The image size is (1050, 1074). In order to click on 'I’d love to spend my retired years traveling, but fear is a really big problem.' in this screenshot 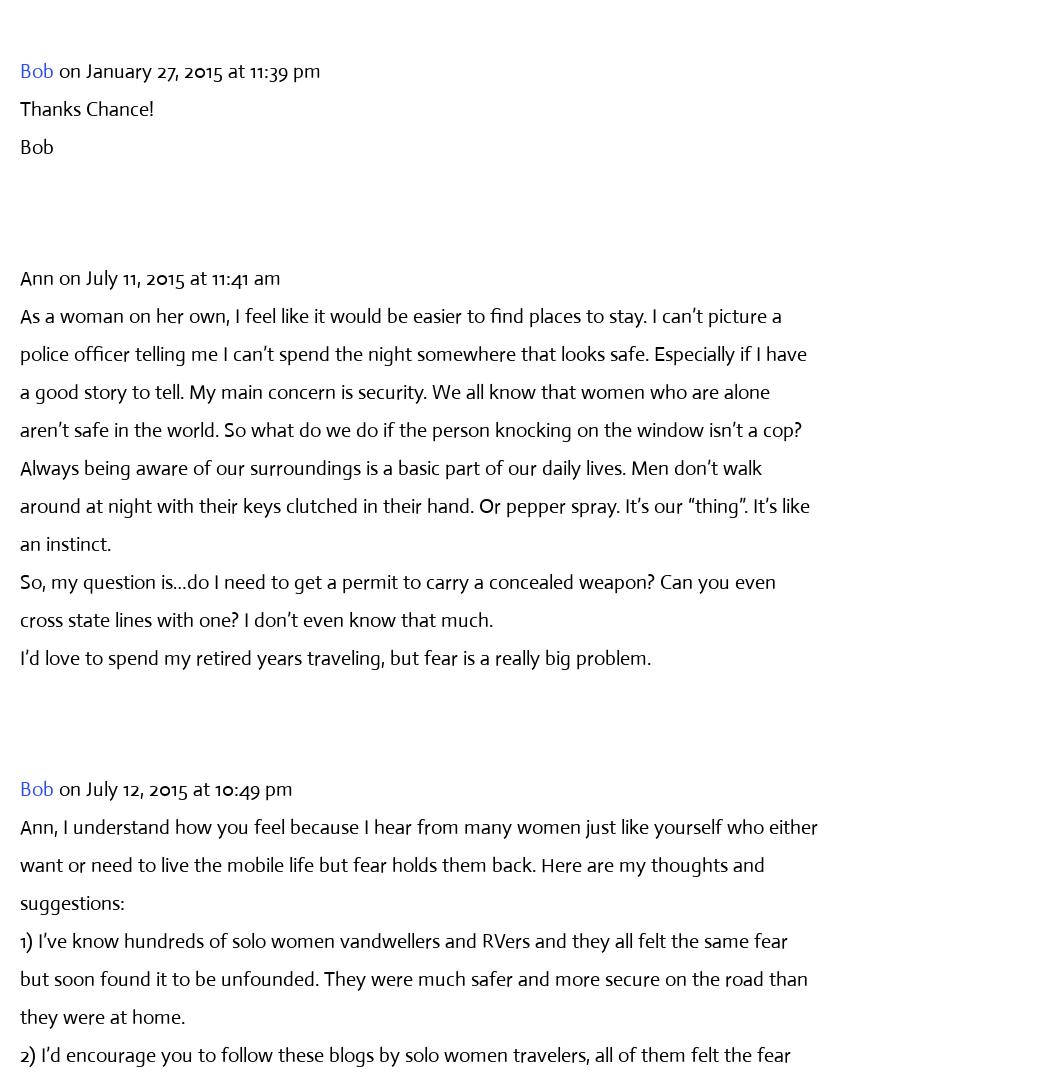, I will do `click(335, 656)`.